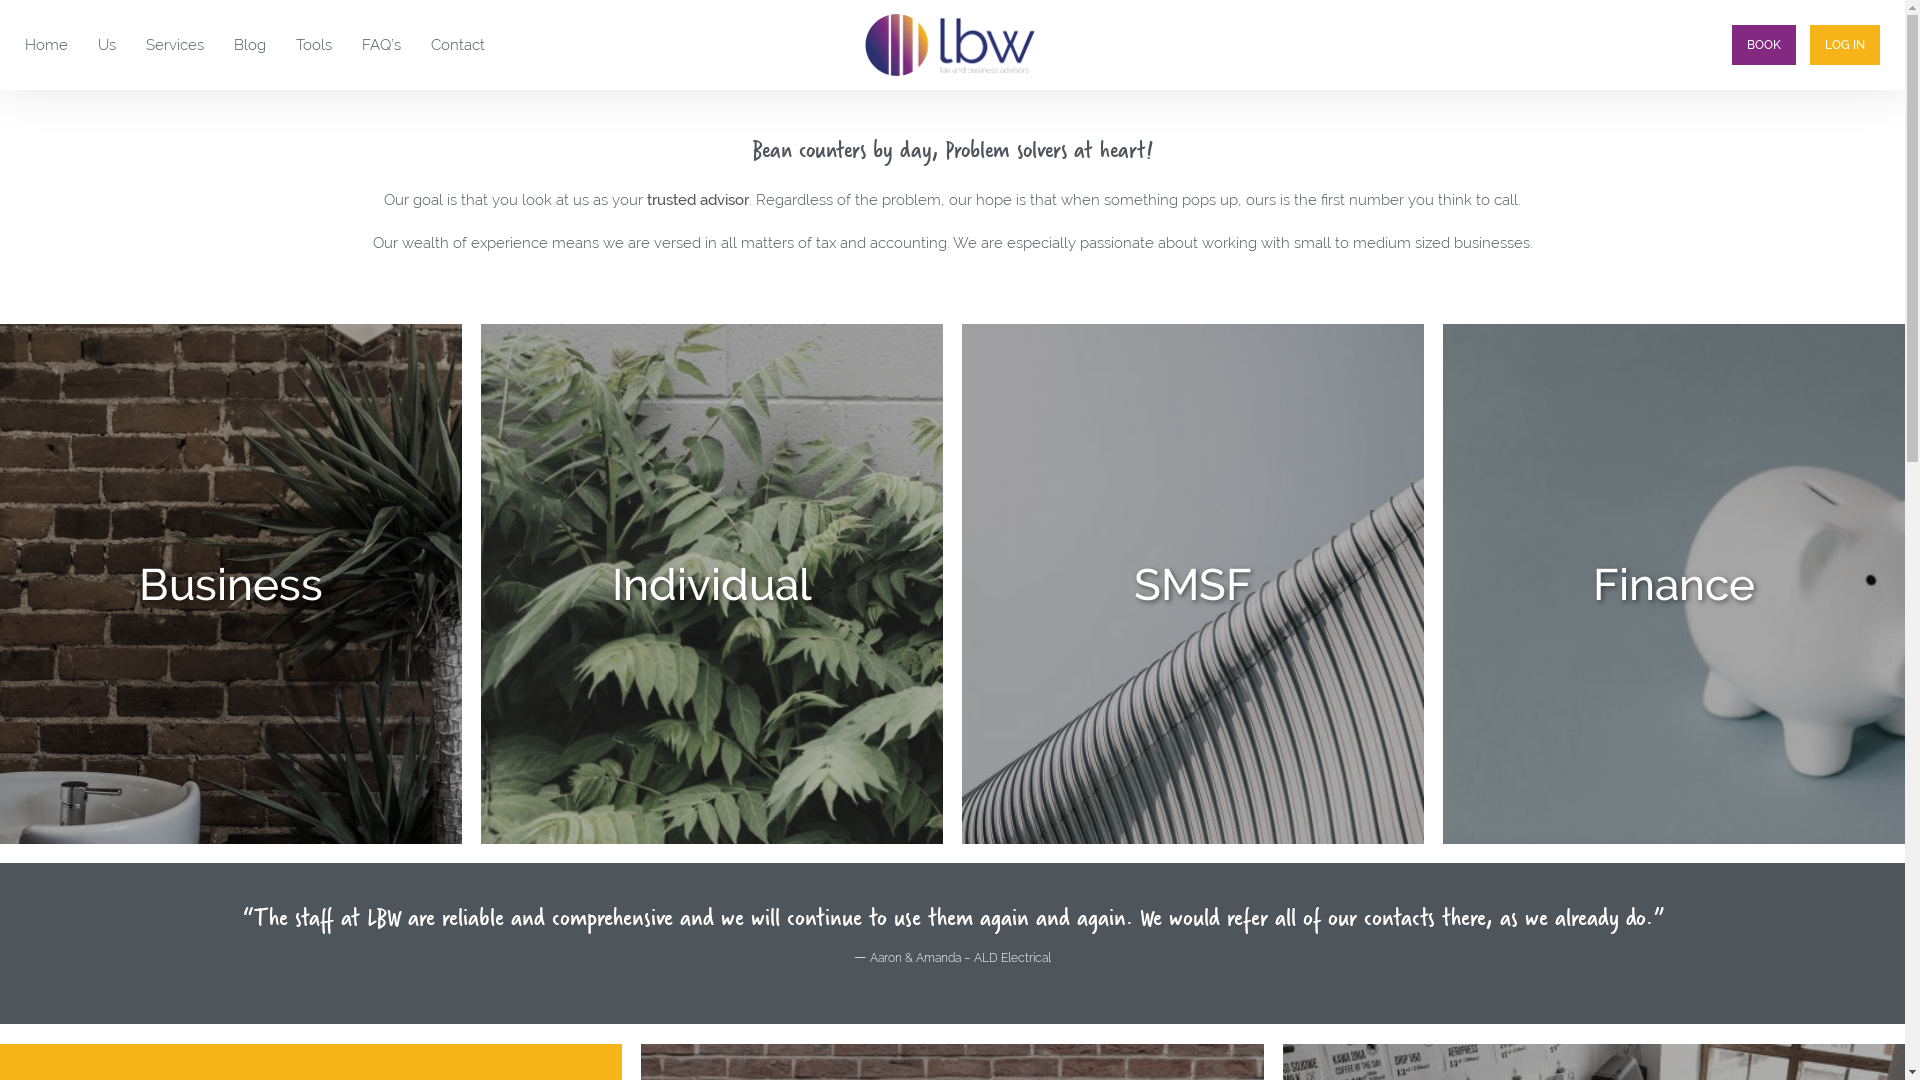  What do you see at coordinates (415, 45) in the screenshot?
I see `'Contact'` at bounding box center [415, 45].